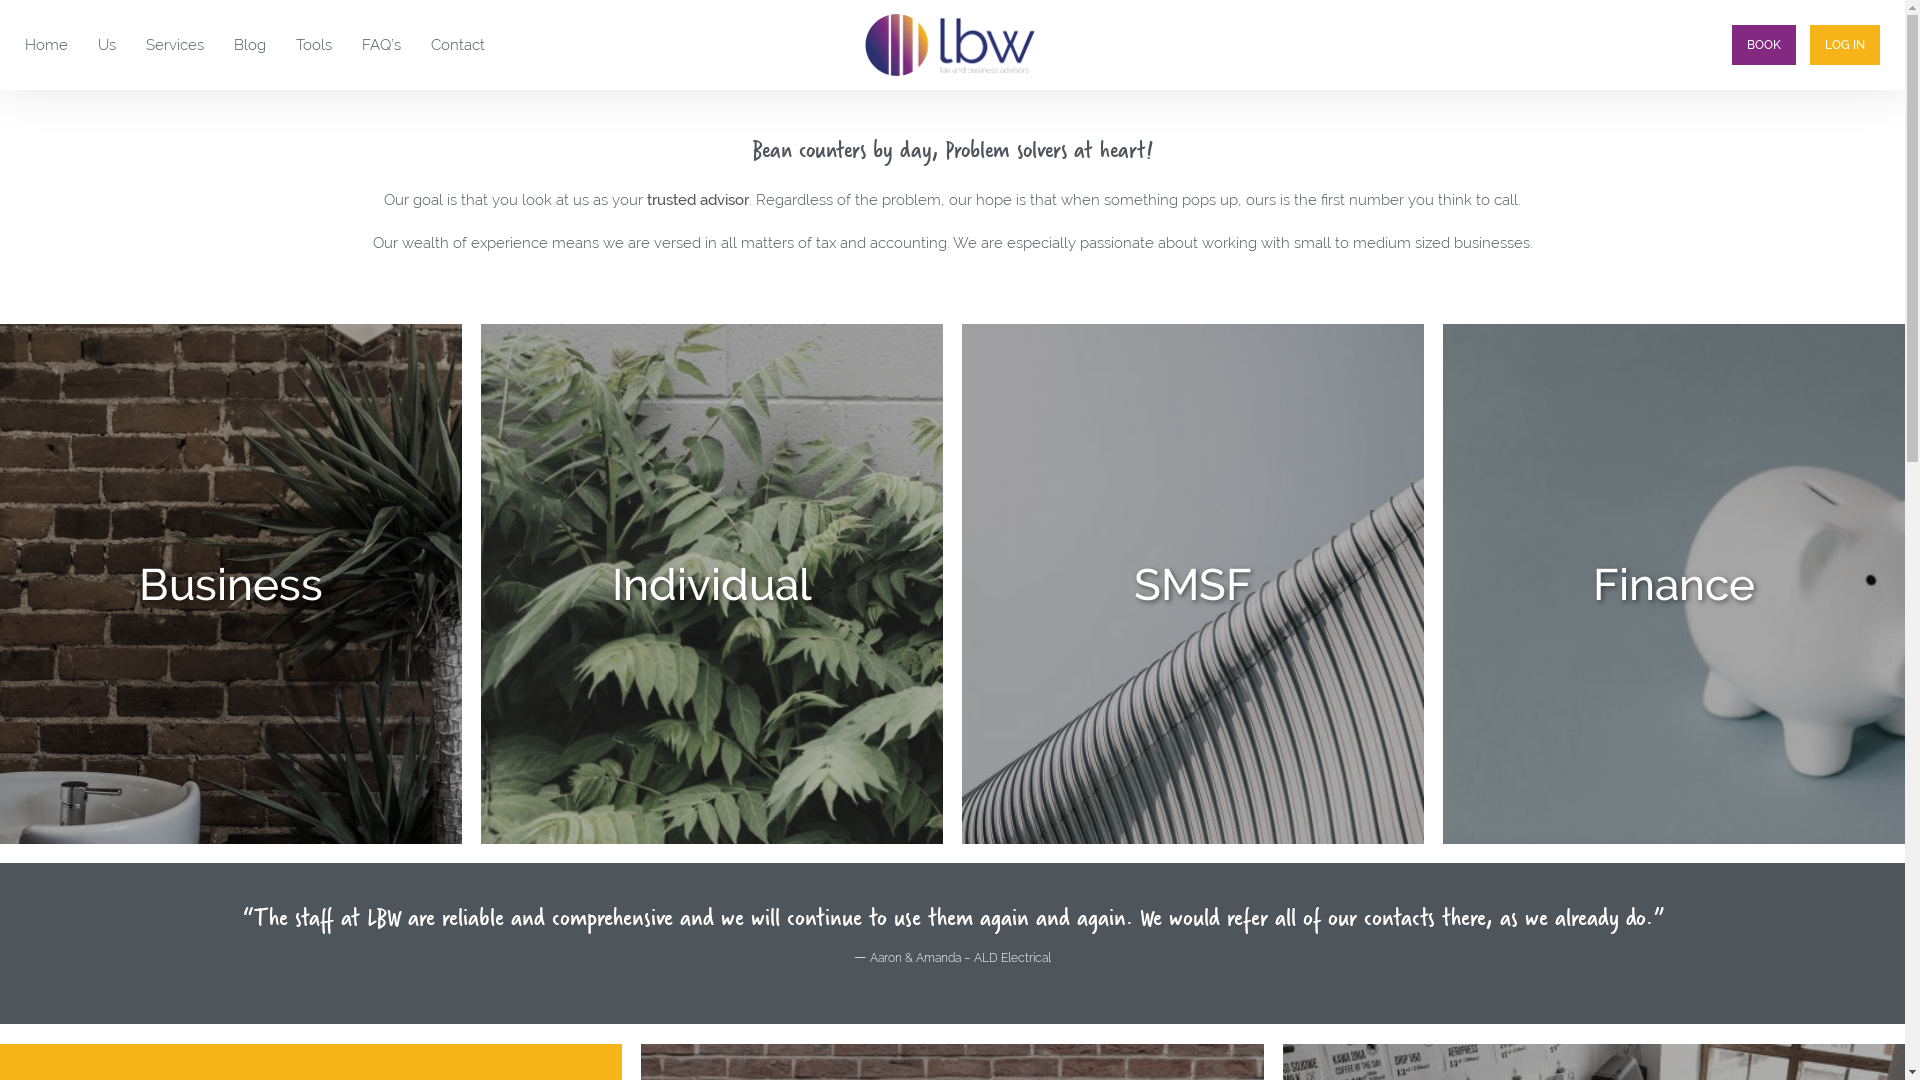  What do you see at coordinates (415, 45) in the screenshot?
I see `'Contact'` at bounding box center [415, 45].